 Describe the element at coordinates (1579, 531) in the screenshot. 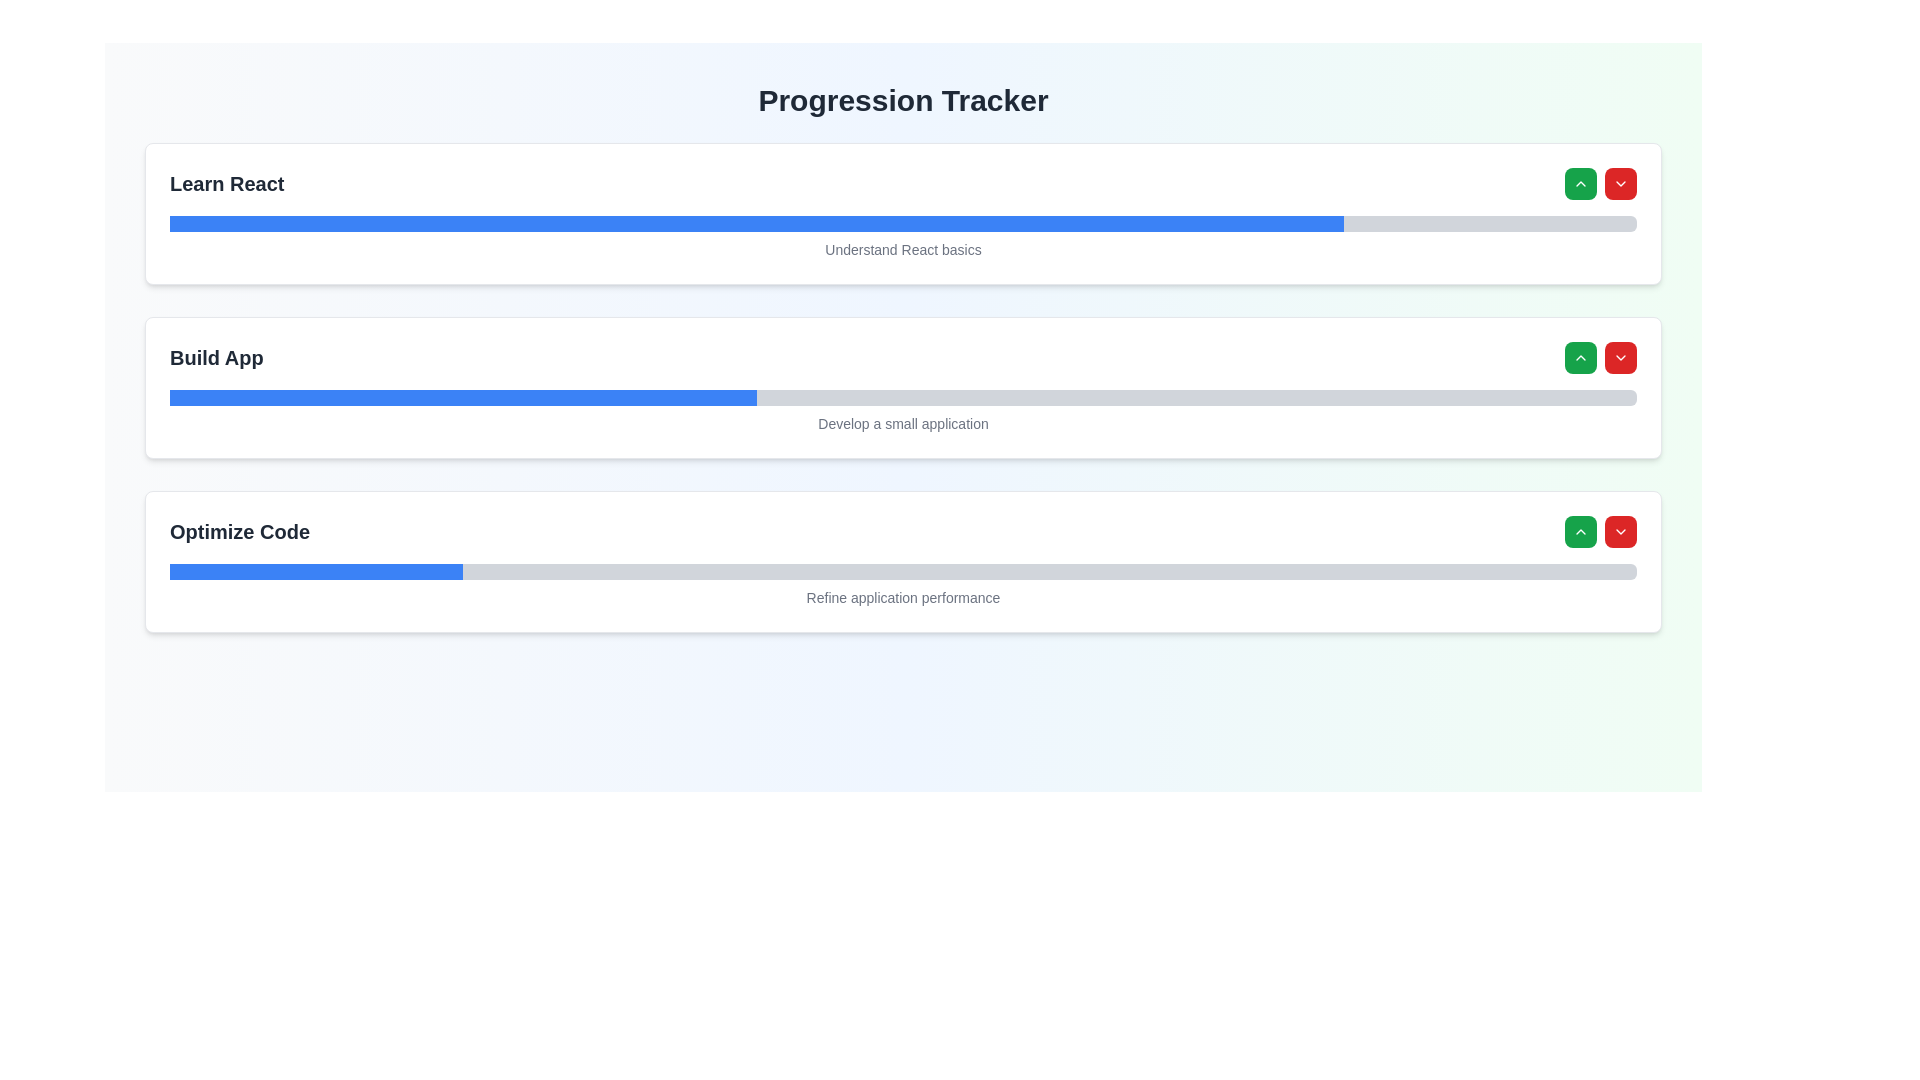

I see `the upward-pointing chevron icon button located within the green round-cornered button` at that location.